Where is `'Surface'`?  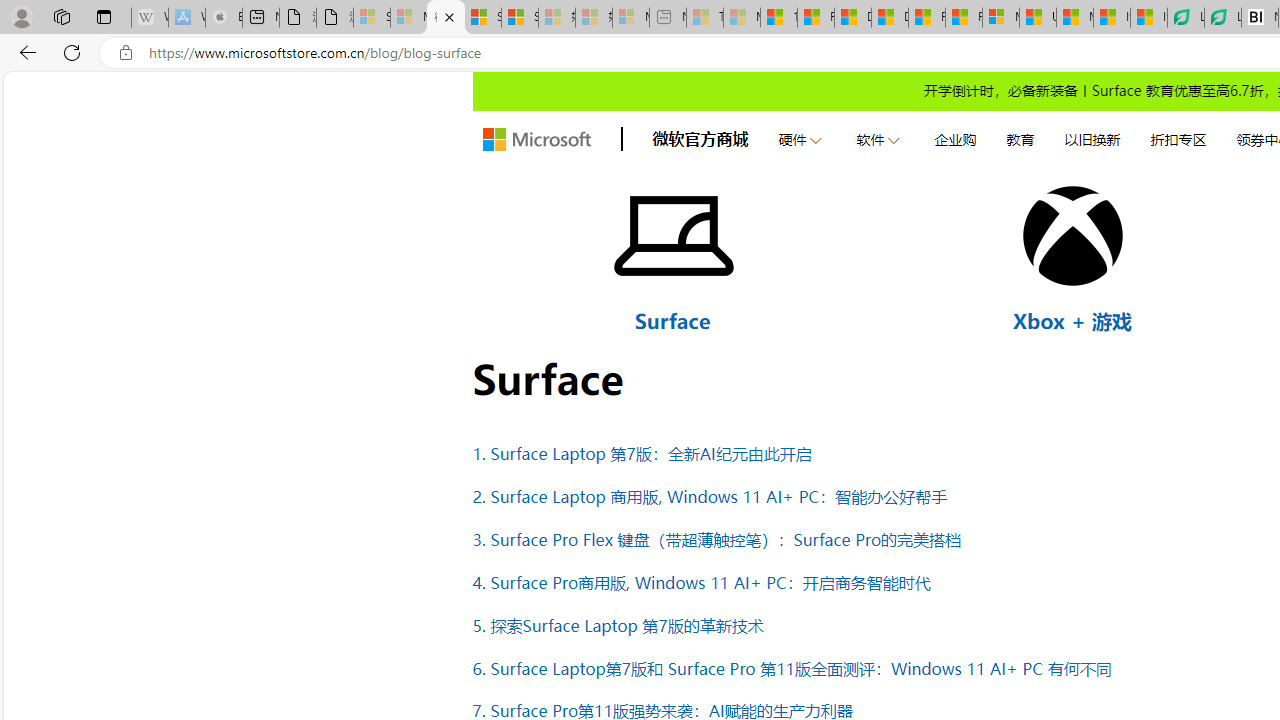 'Surface' is located at coordinates (672, 319).